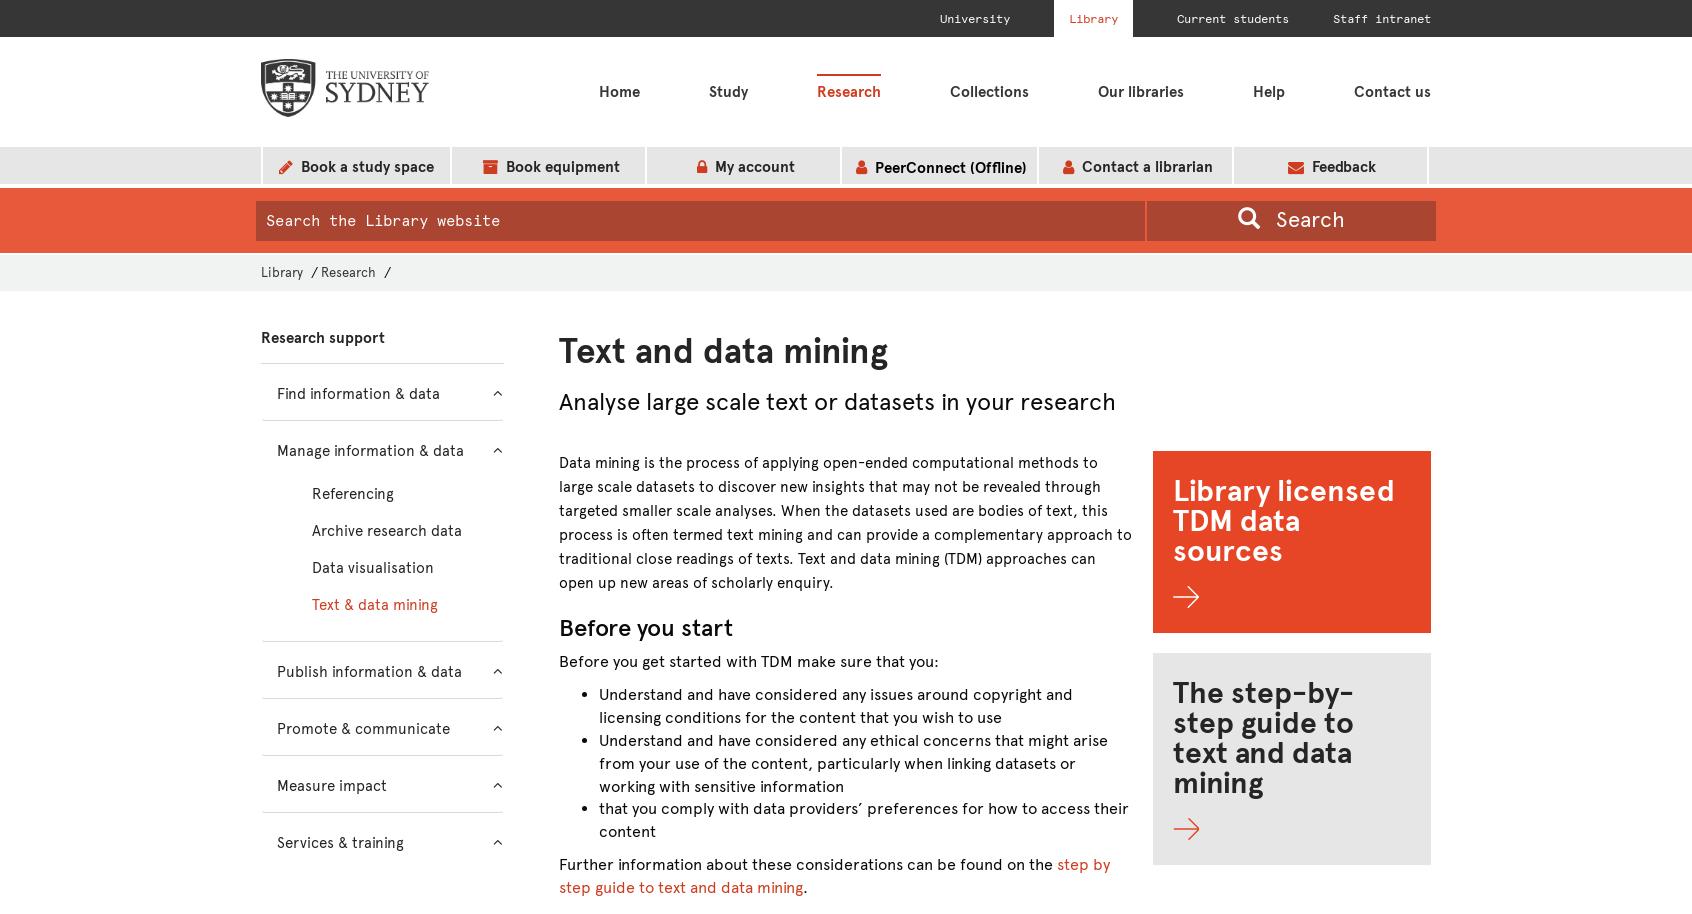 The height and width of the screenshot is (914, 1692). I want to click on 'Collections', so click(987, 92).